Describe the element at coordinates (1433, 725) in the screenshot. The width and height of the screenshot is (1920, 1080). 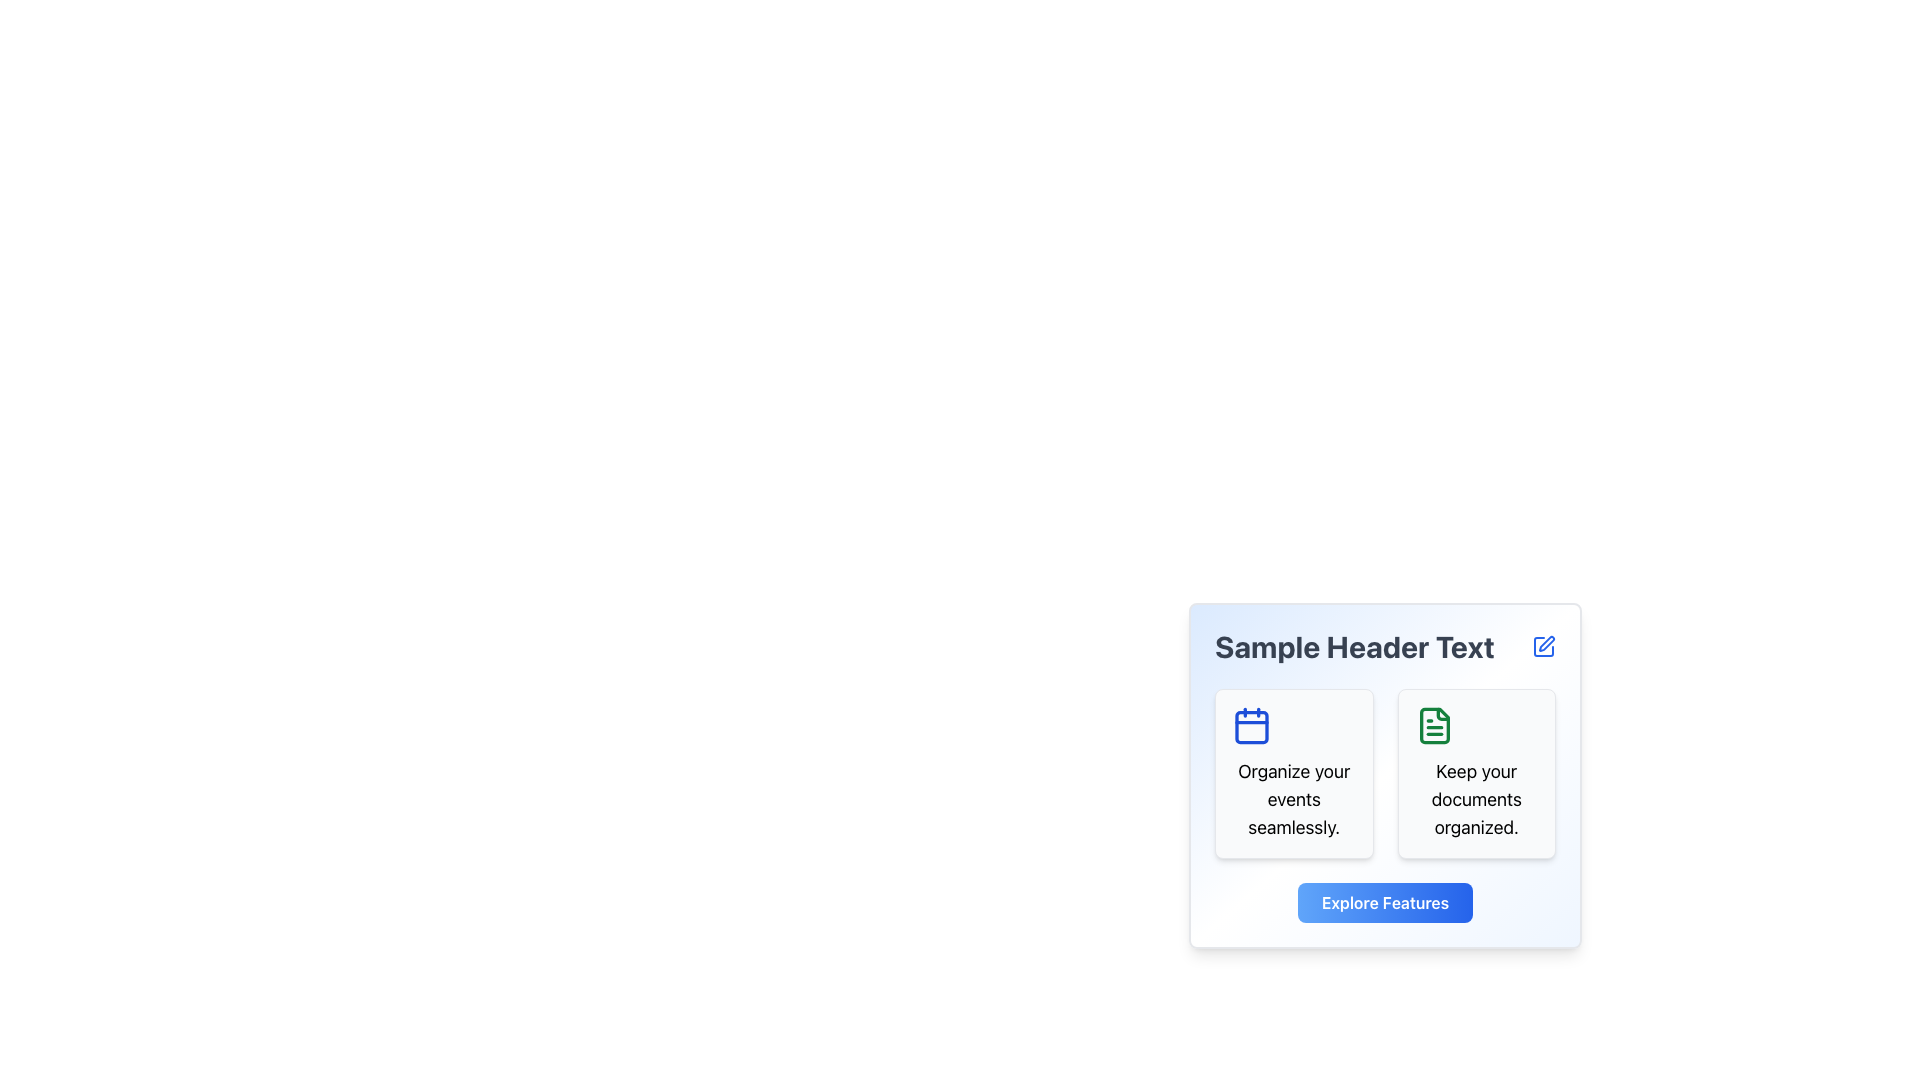
I see `the SVG Icon representing document organization, which is located in the second card below the main header and above the text 'Keep your documents organized.'` at that location.